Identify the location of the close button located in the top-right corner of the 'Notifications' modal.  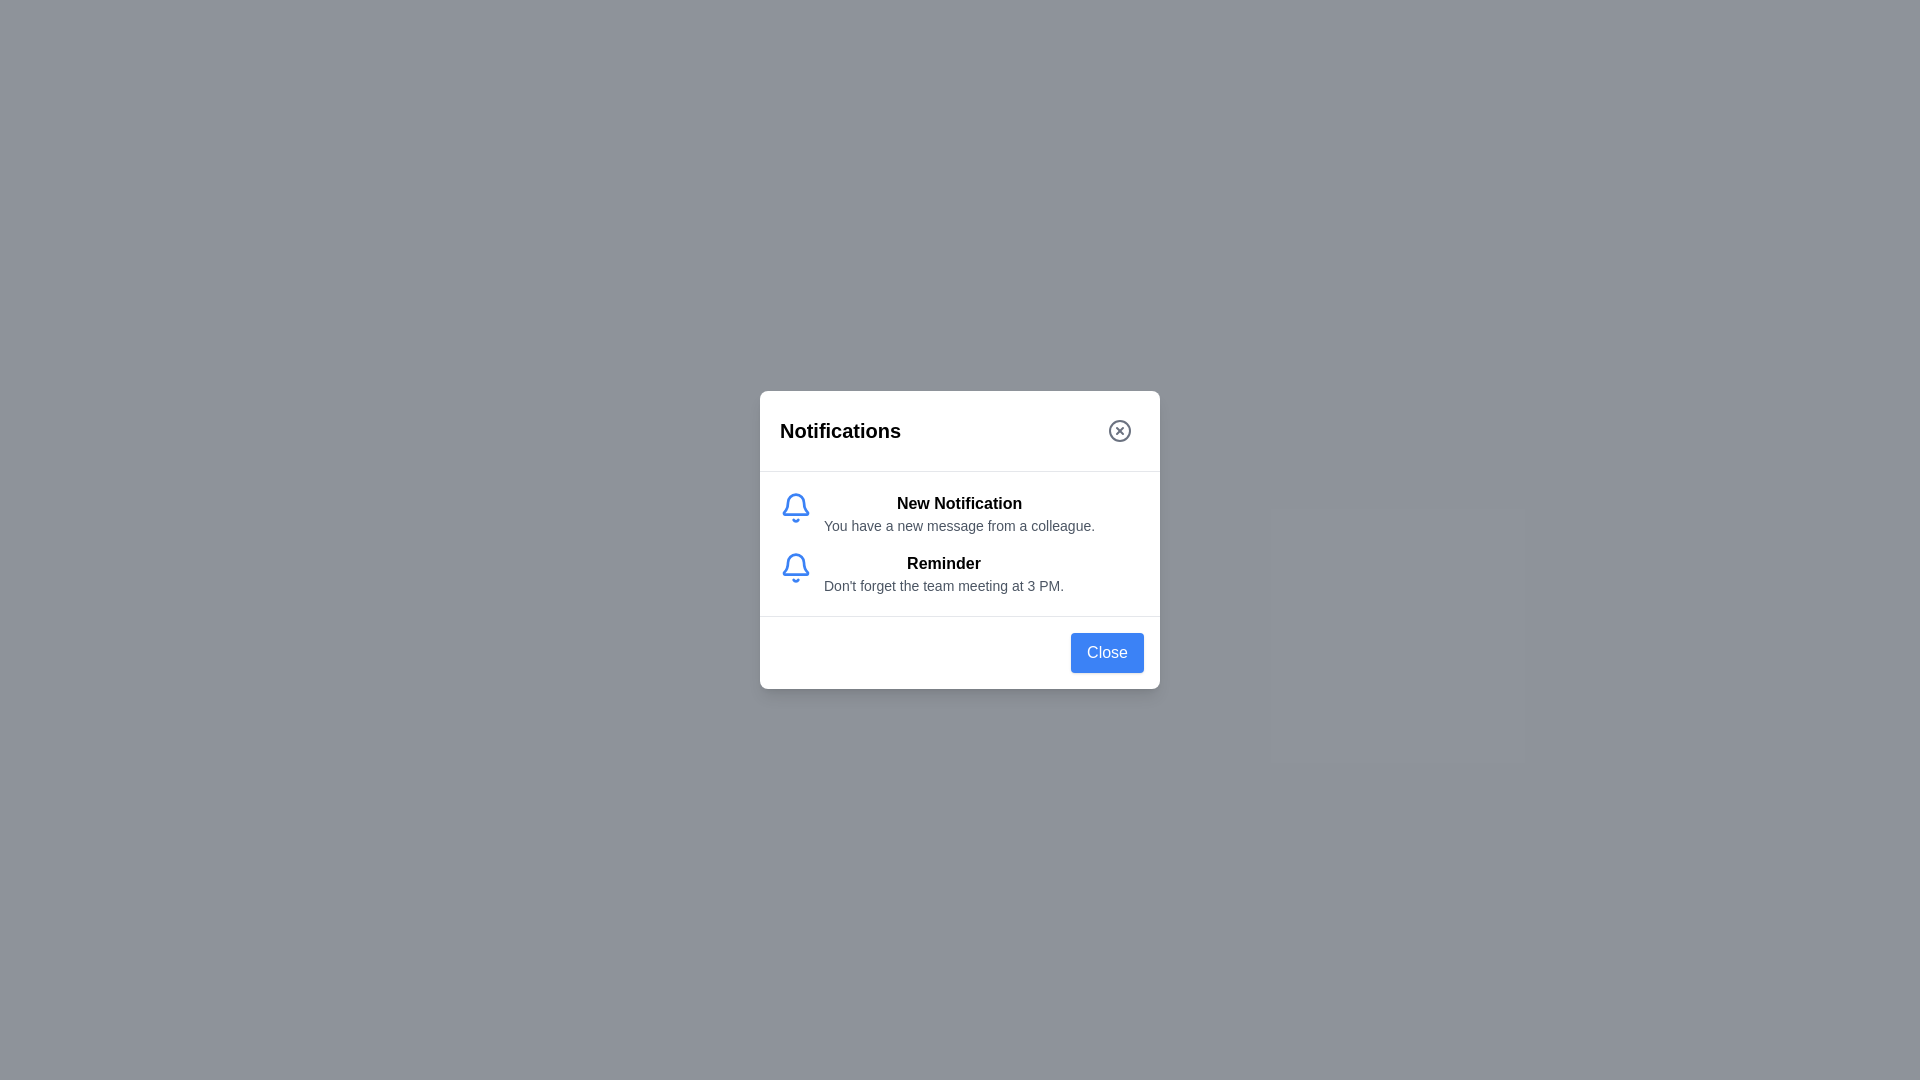
(1118, 430).